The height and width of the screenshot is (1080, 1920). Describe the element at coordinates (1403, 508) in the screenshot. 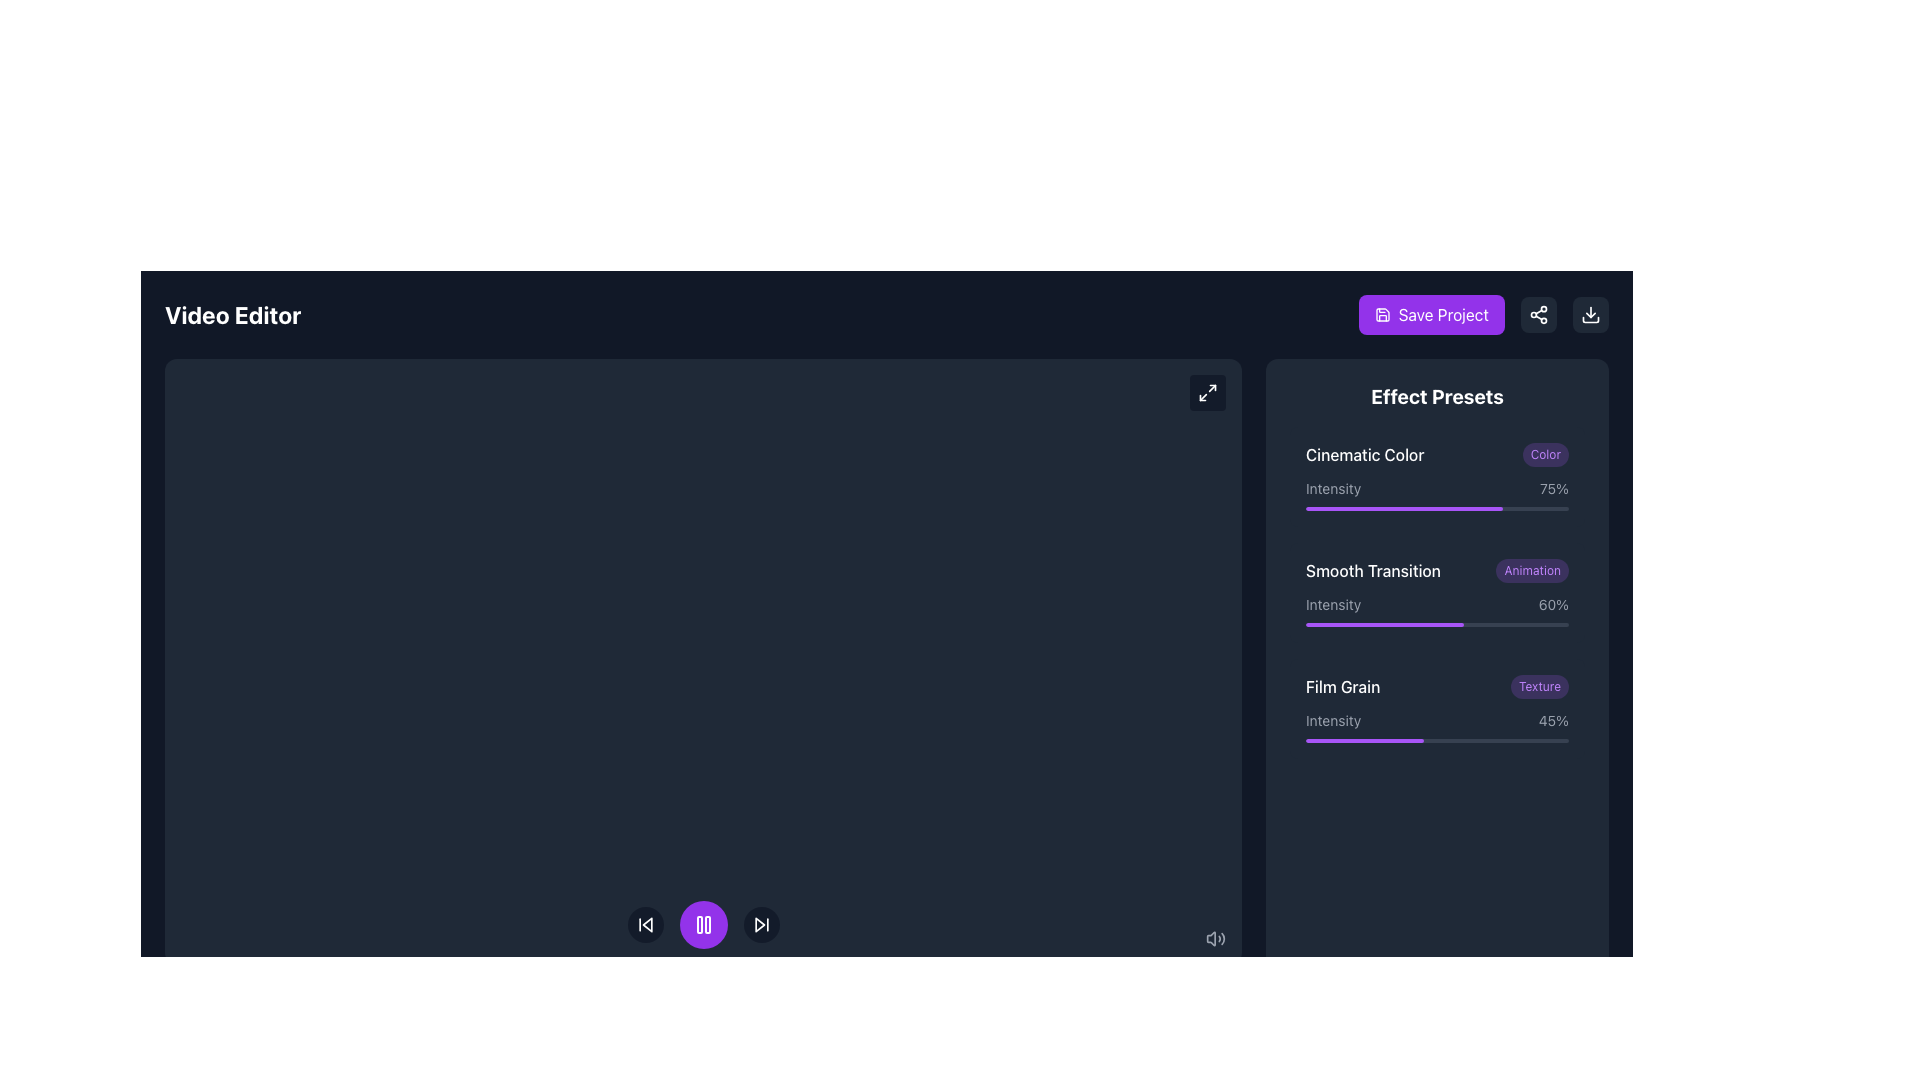

I see `the Progress bar indicator representing a 60% intensity level for the 'Smooth Transition' effect in the 'Effect Presets' section` at that location.